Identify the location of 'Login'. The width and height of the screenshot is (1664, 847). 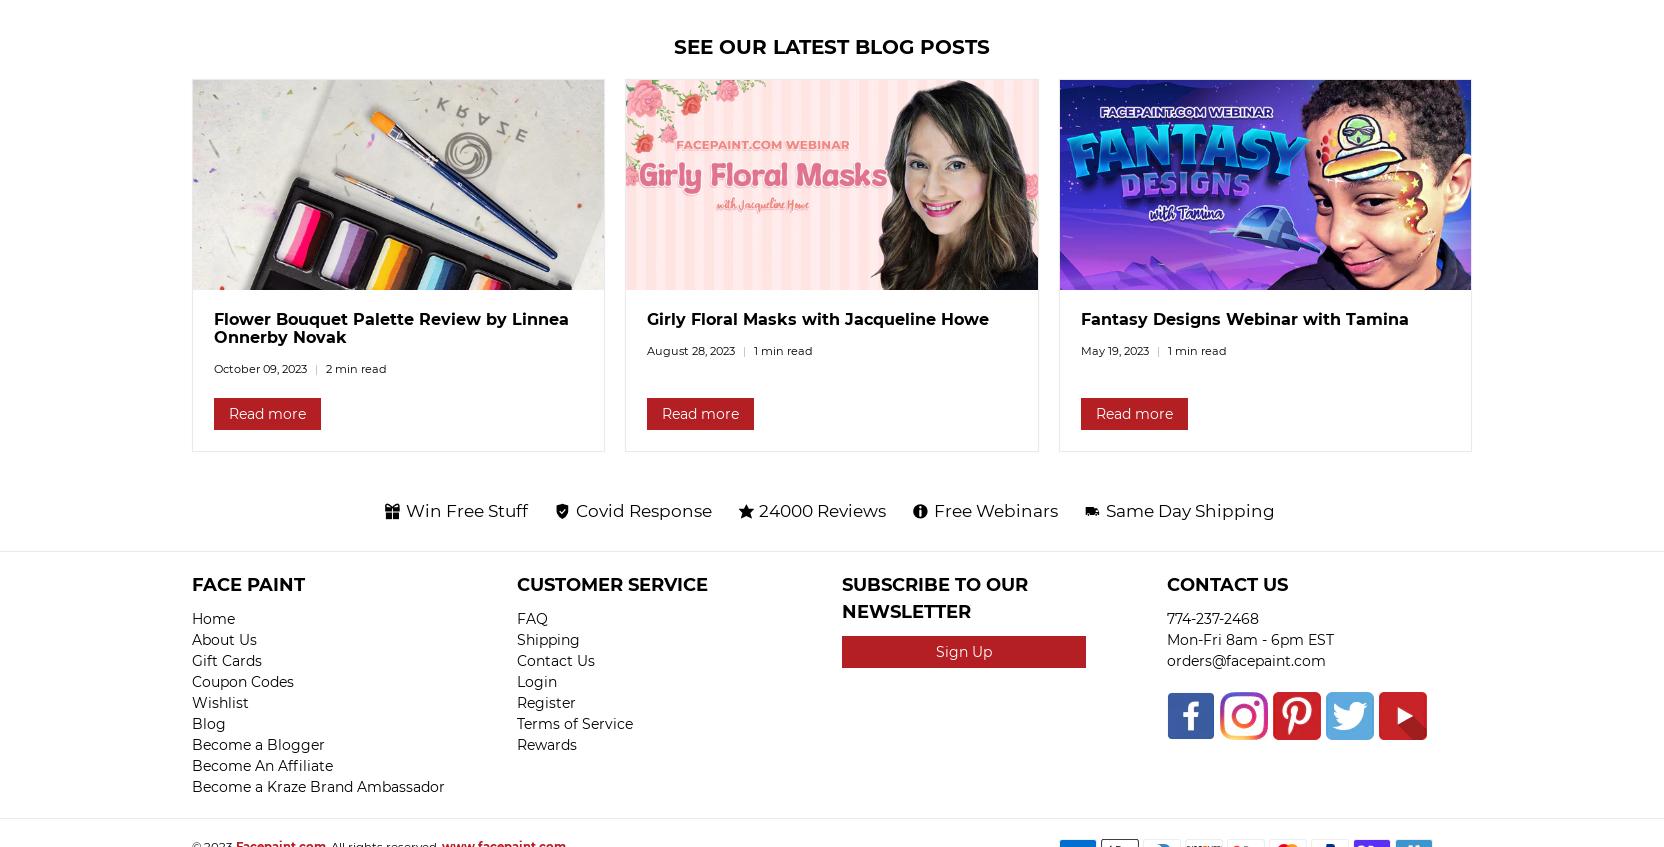
(536, 682).